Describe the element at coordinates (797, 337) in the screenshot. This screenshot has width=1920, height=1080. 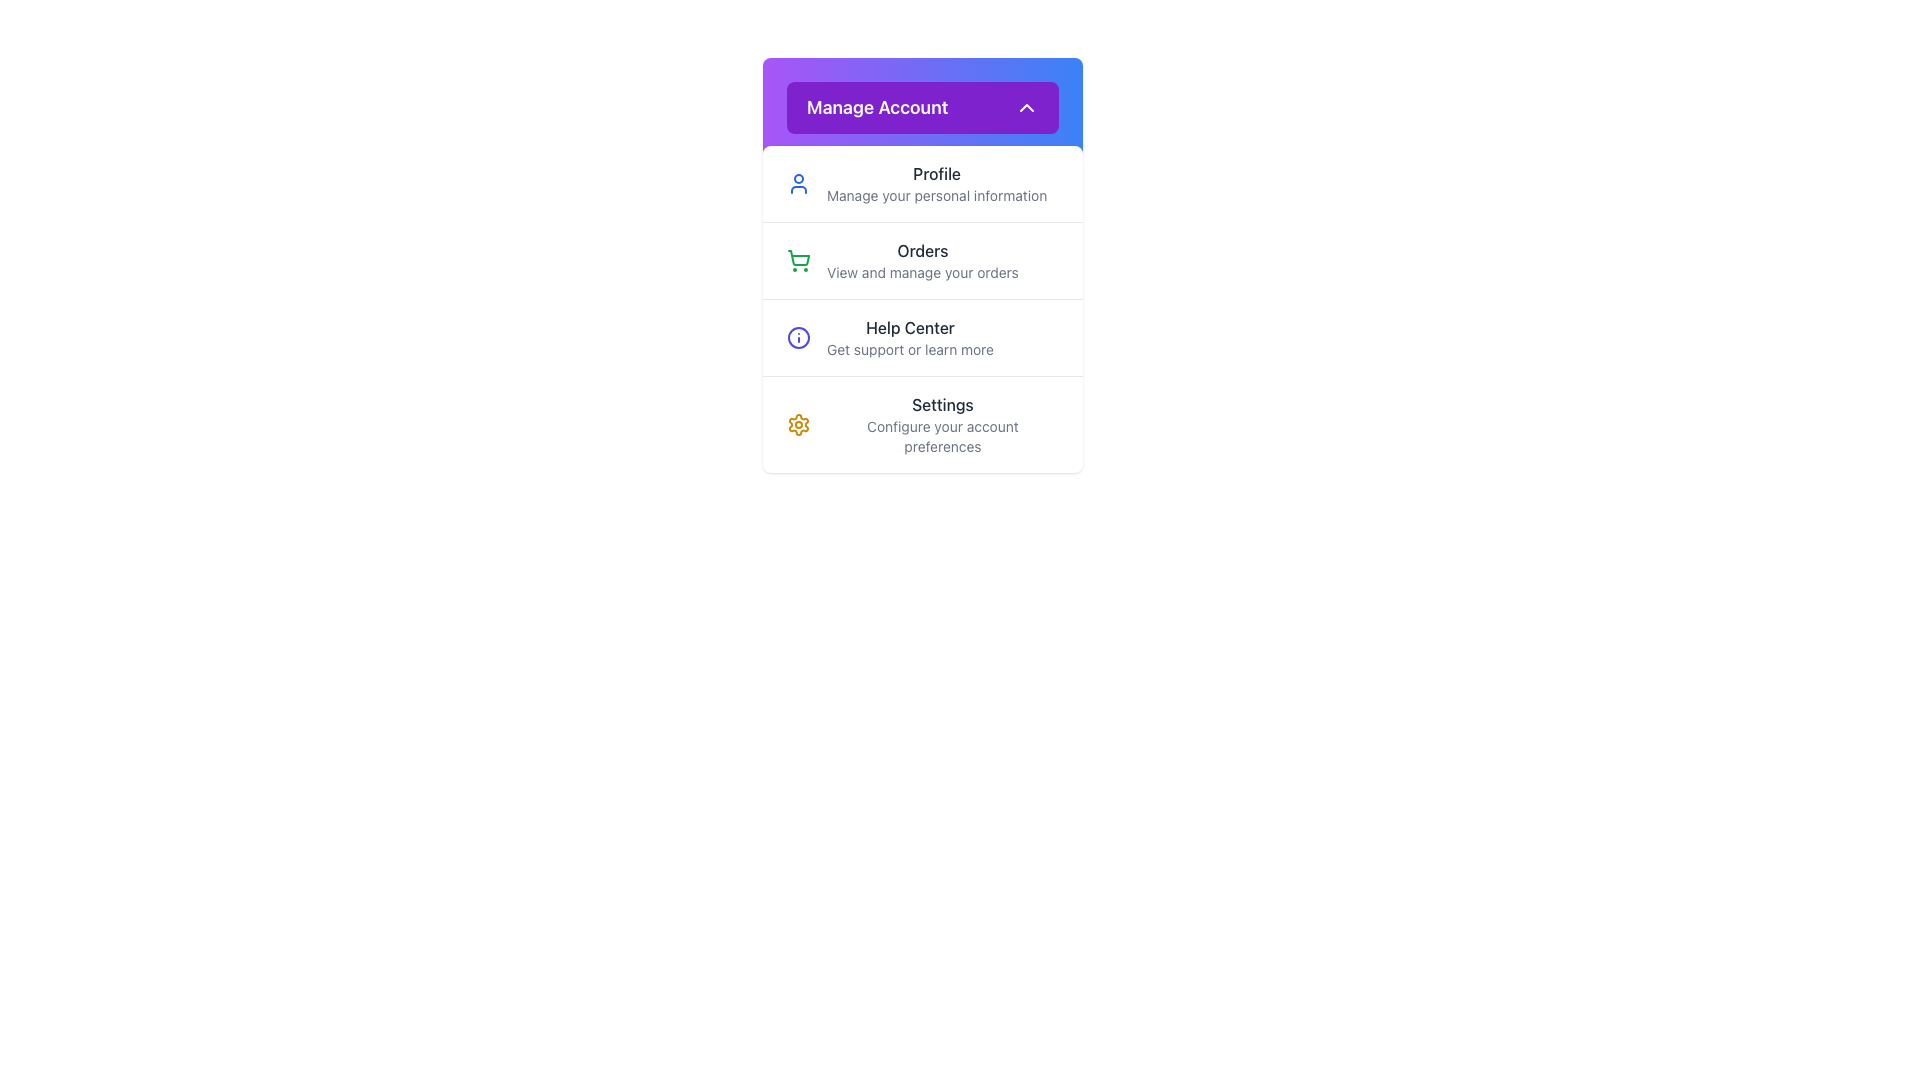
I see `the 'Help Center' icon in the dropdown menu under the 'Manage Account' section, which visually represents the option` at that location.